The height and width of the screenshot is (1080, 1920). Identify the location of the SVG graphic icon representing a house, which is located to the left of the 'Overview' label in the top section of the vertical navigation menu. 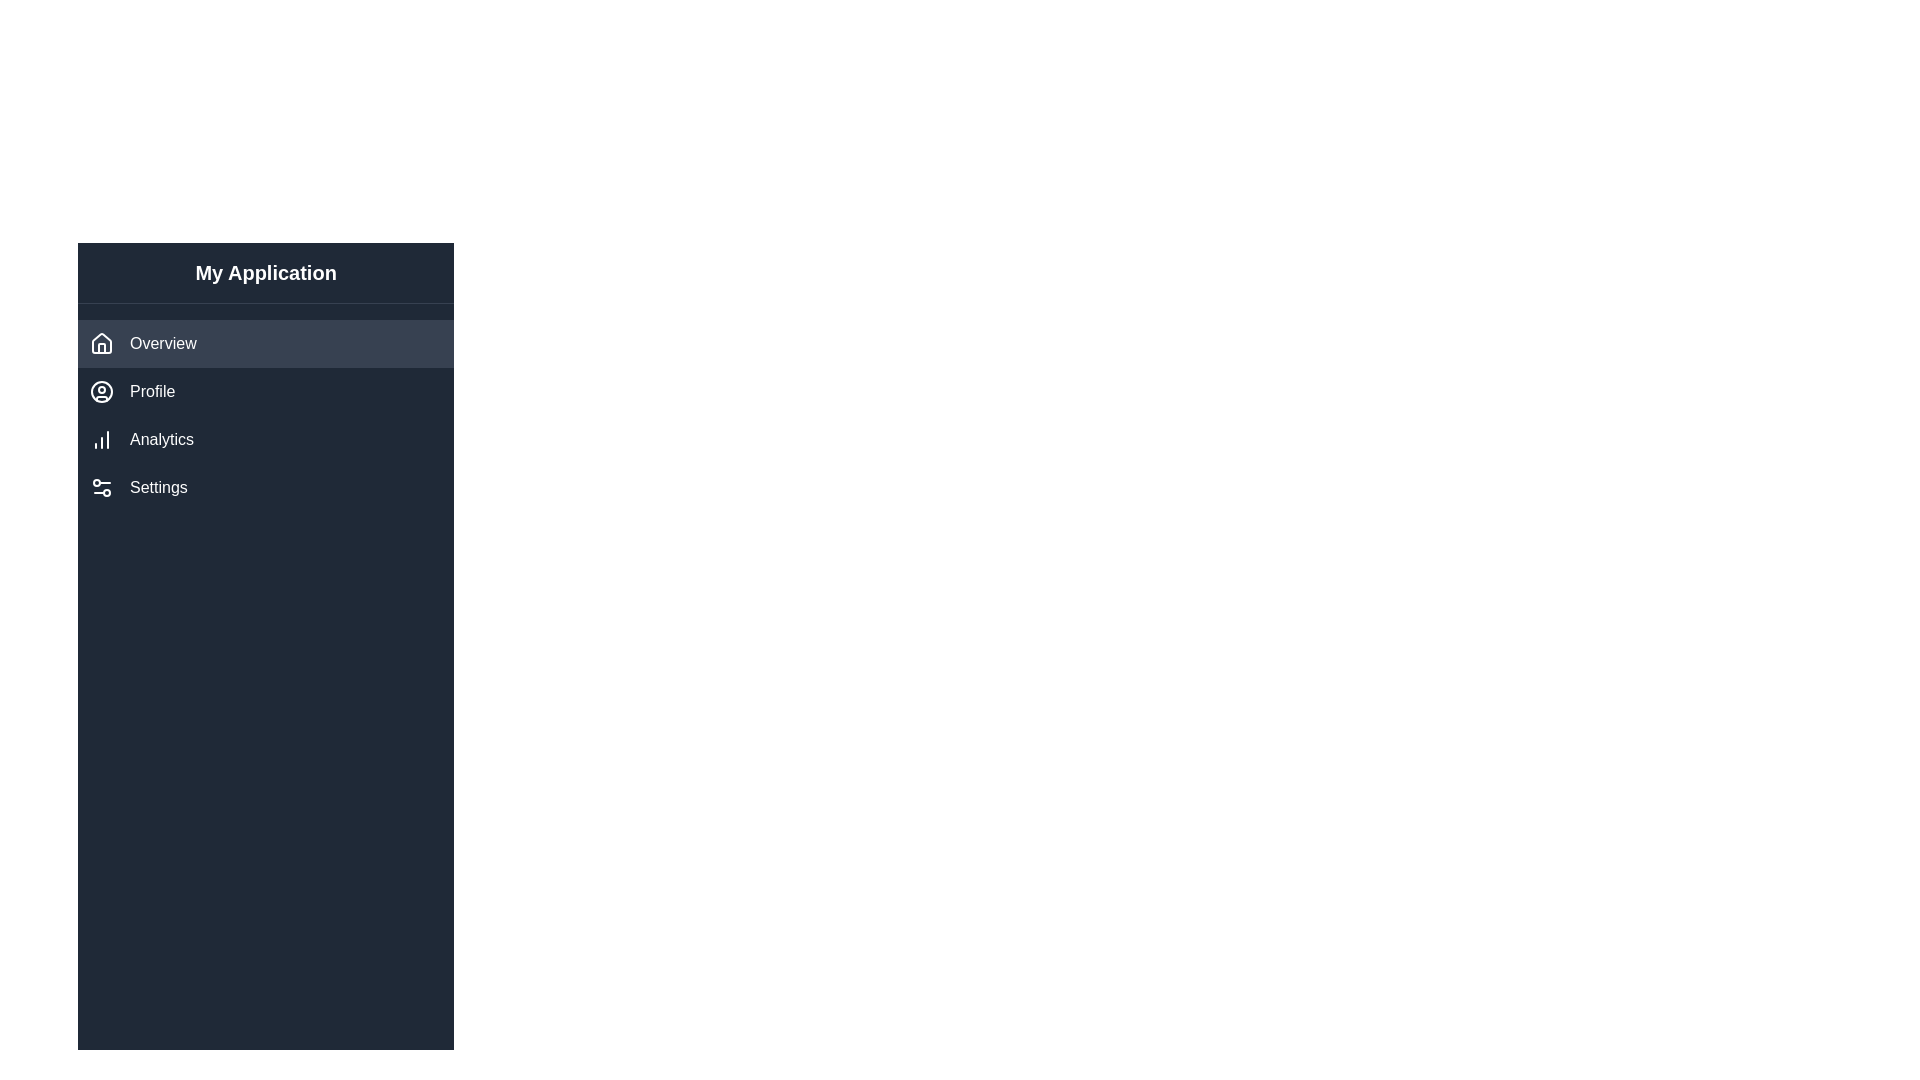
(100, 342).